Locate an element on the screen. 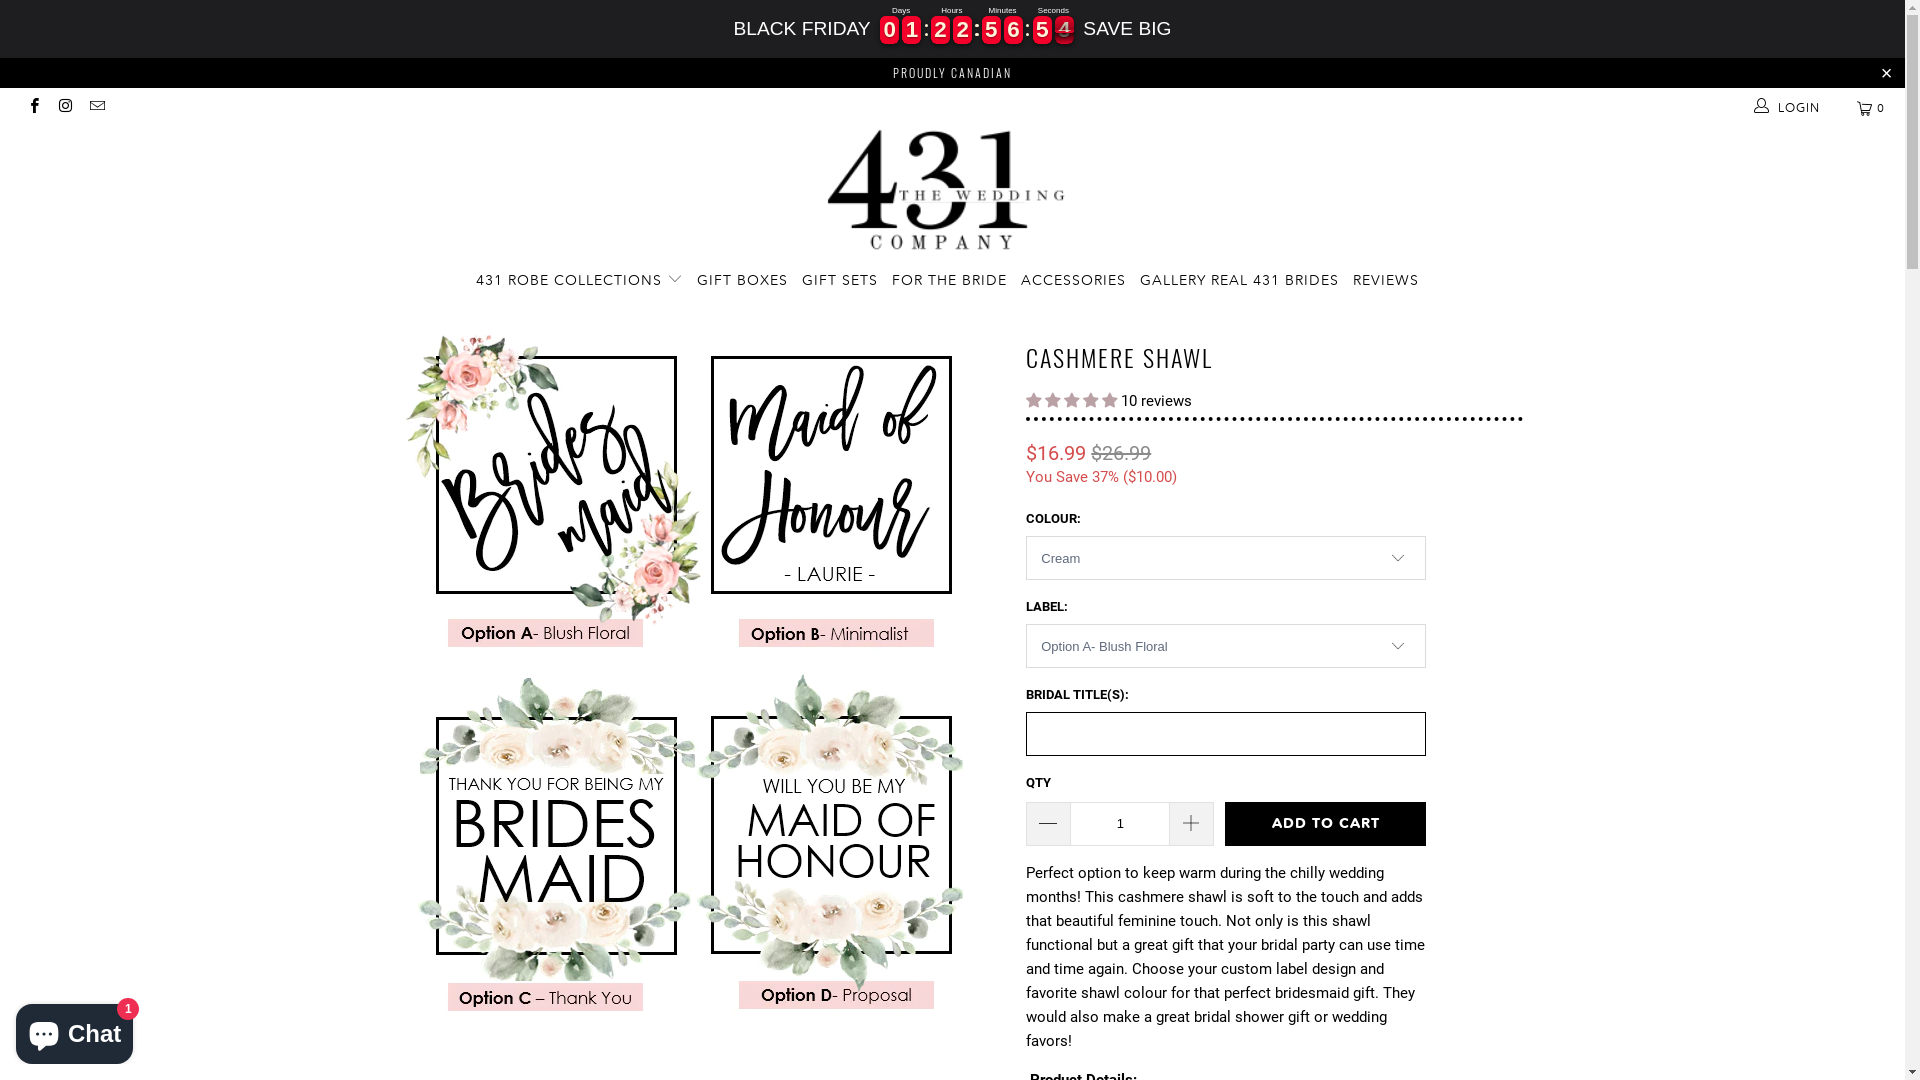 The height and width of the screenshot is (1080, 1920). 'REVIEWS' is located at coordinates (1385, 280).